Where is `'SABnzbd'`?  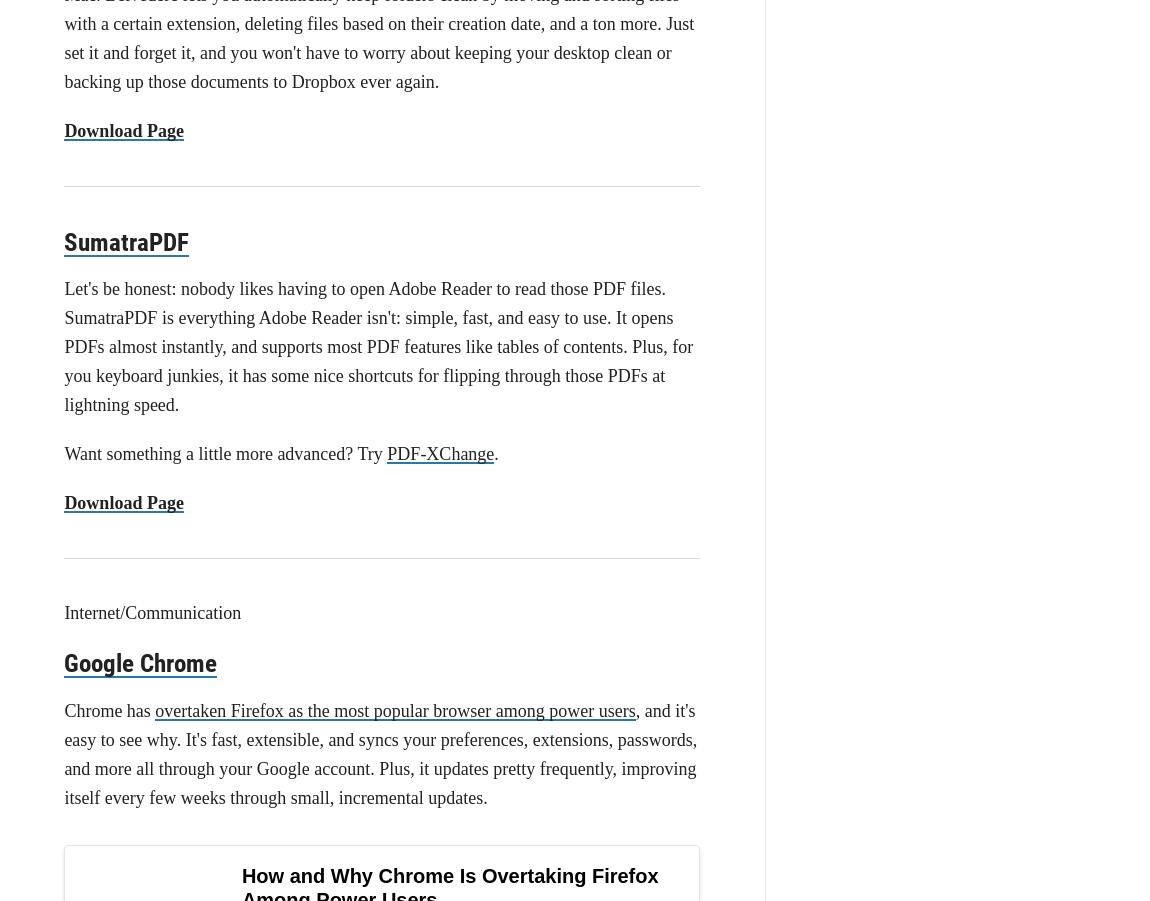 'SABnzbd' is located at coordinates (108, 639).